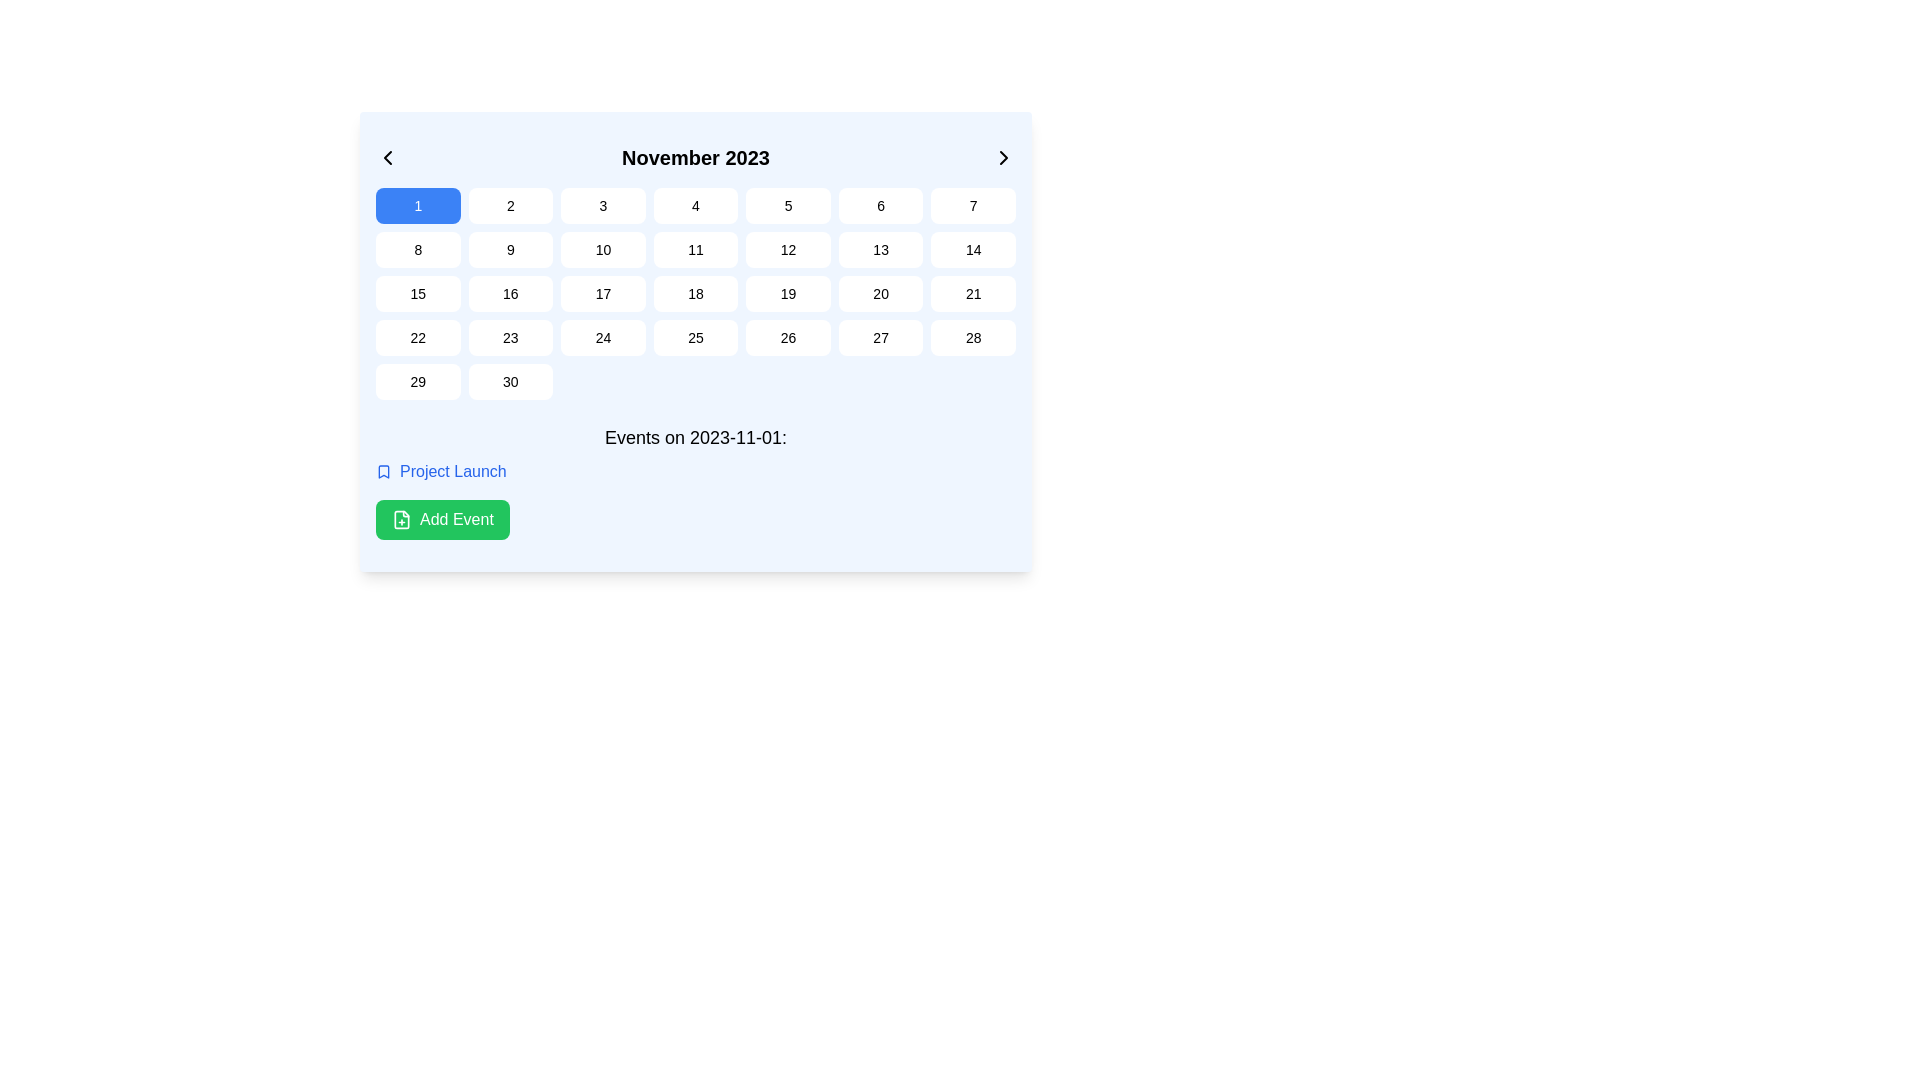  I want to click on the button that represents the date '17' in the calendar grid, so click(602, 293).